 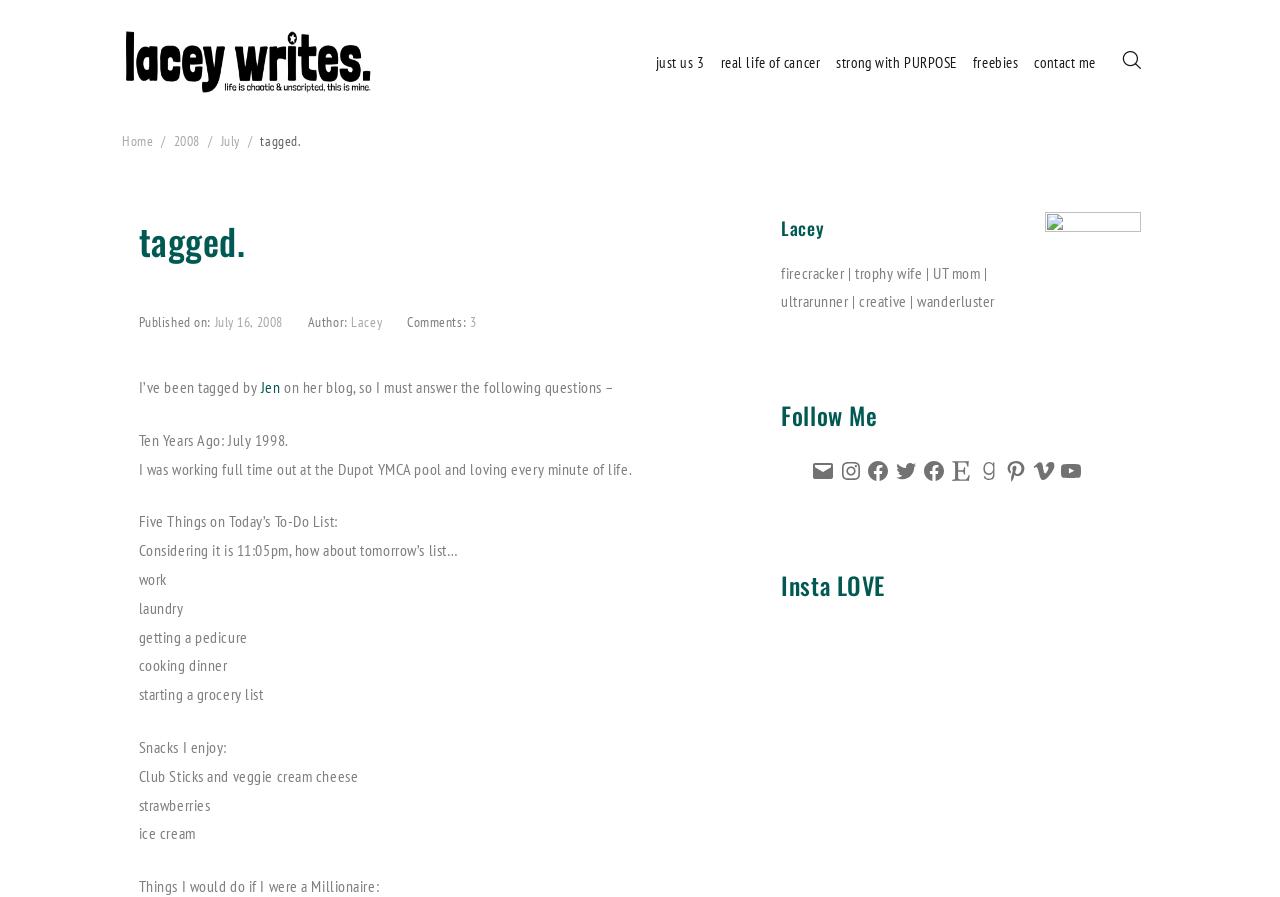 What do you see at coordinates (120, 140) in the screenshot?
I see `'Home'` at bounding box center [120, 140].